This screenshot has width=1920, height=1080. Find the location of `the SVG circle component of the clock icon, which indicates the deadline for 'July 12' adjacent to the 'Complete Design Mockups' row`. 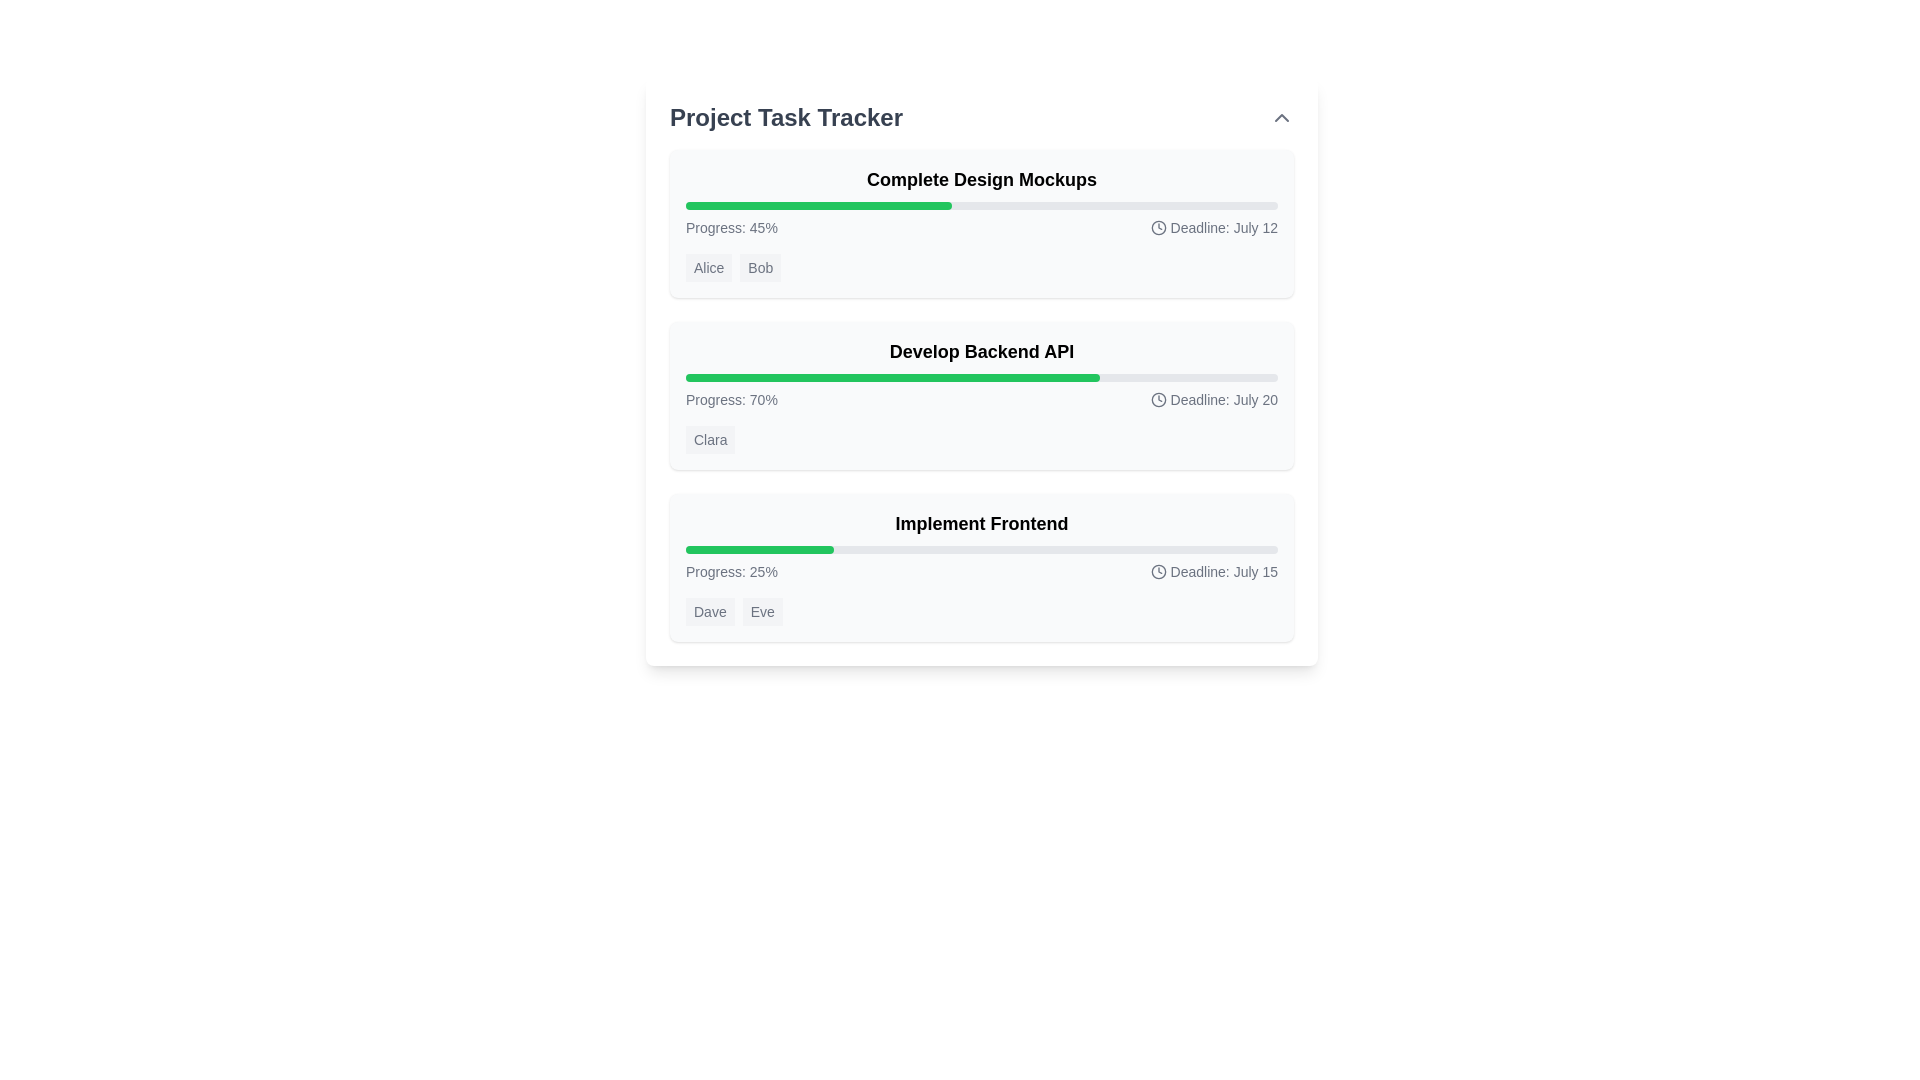

the SVG circle component of the clock icon, which indicates the deadline for 'July 12' adjacent to the 'Complete Design Mockups' row is located at coordinates (1158, 226).